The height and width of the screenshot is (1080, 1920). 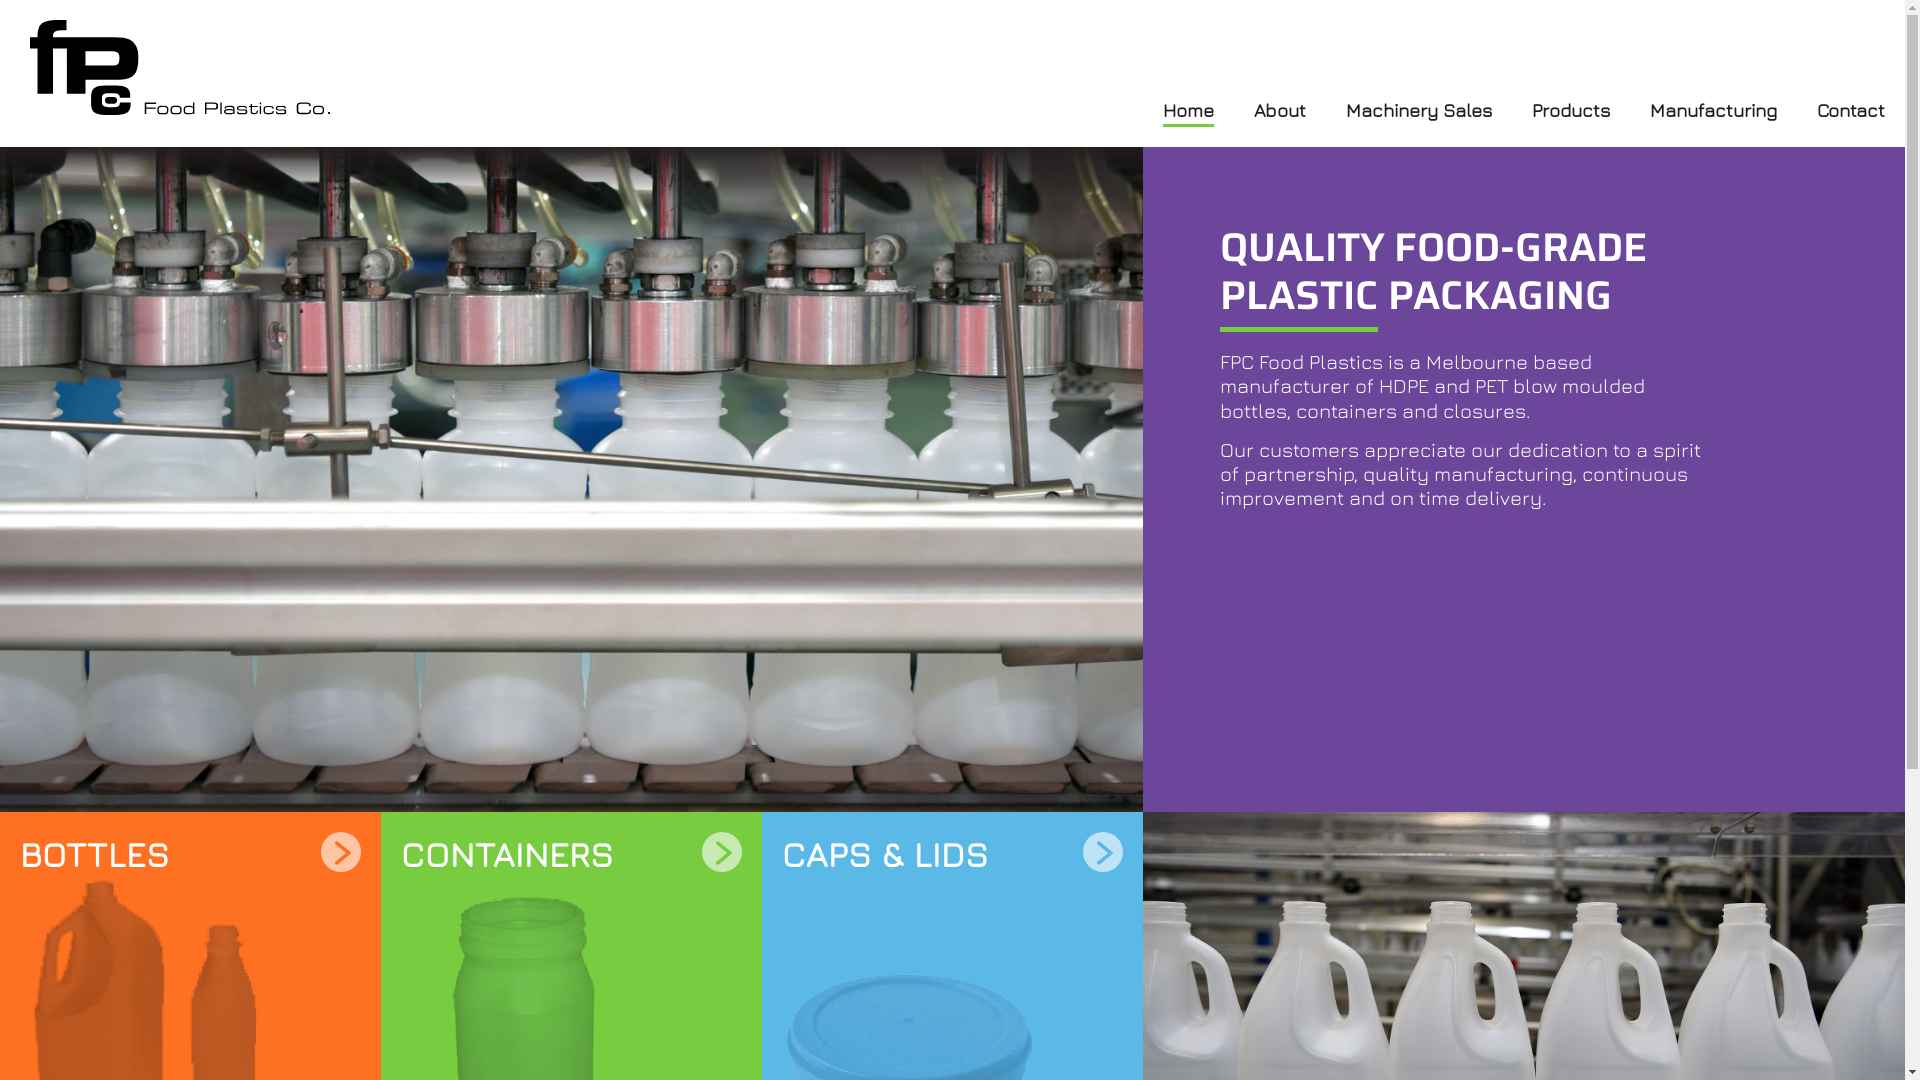 I want to click on 'Contact', so click(x=1850, y=111).